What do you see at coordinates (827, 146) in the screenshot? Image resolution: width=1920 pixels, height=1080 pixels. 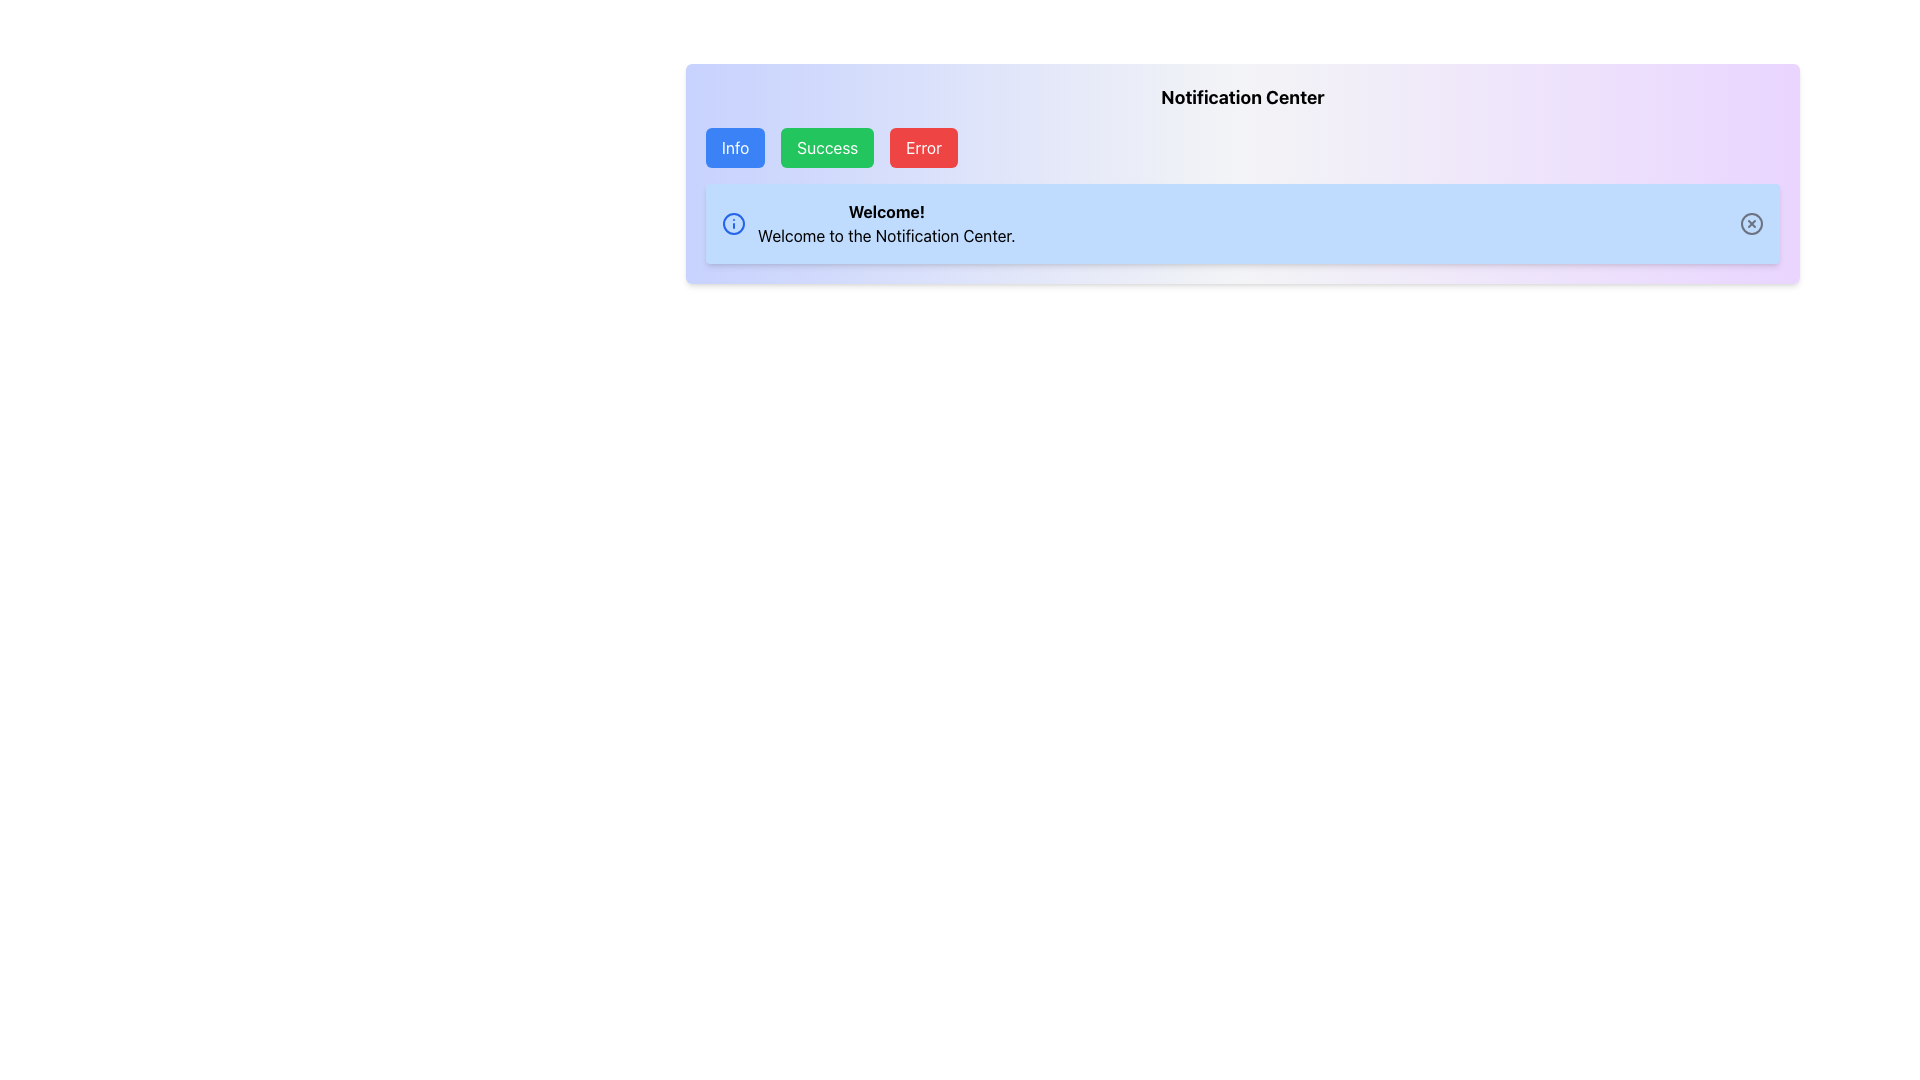 I see `the green 'Success' button, which is the second button in a group of three, positioned between the blue 'Info' button and the red 'Error' button` at bounding box center [827, 146].